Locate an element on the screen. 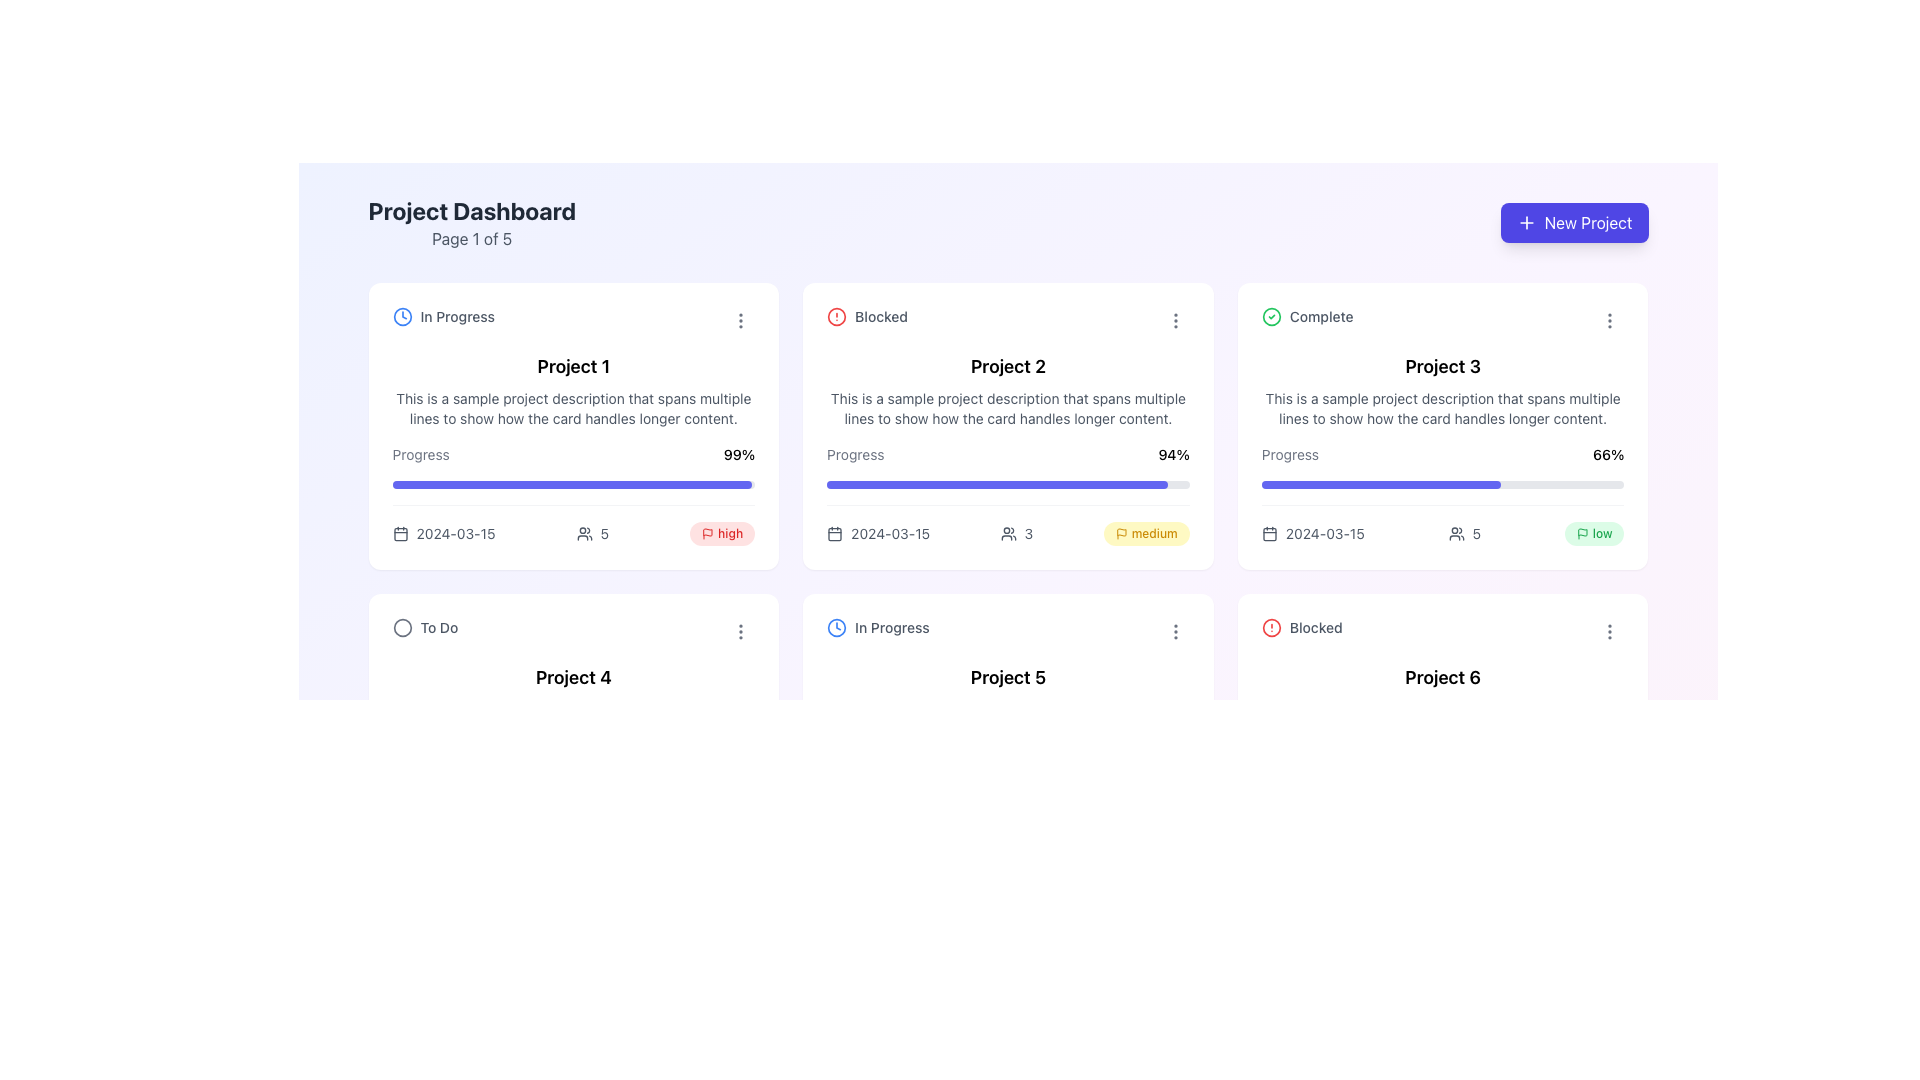 The image size is (1920, 1080). the text label that serves as a heading or title for a specific project or task, located centrally in the card under the 'To Do' column is located at coordinates (572, 677).